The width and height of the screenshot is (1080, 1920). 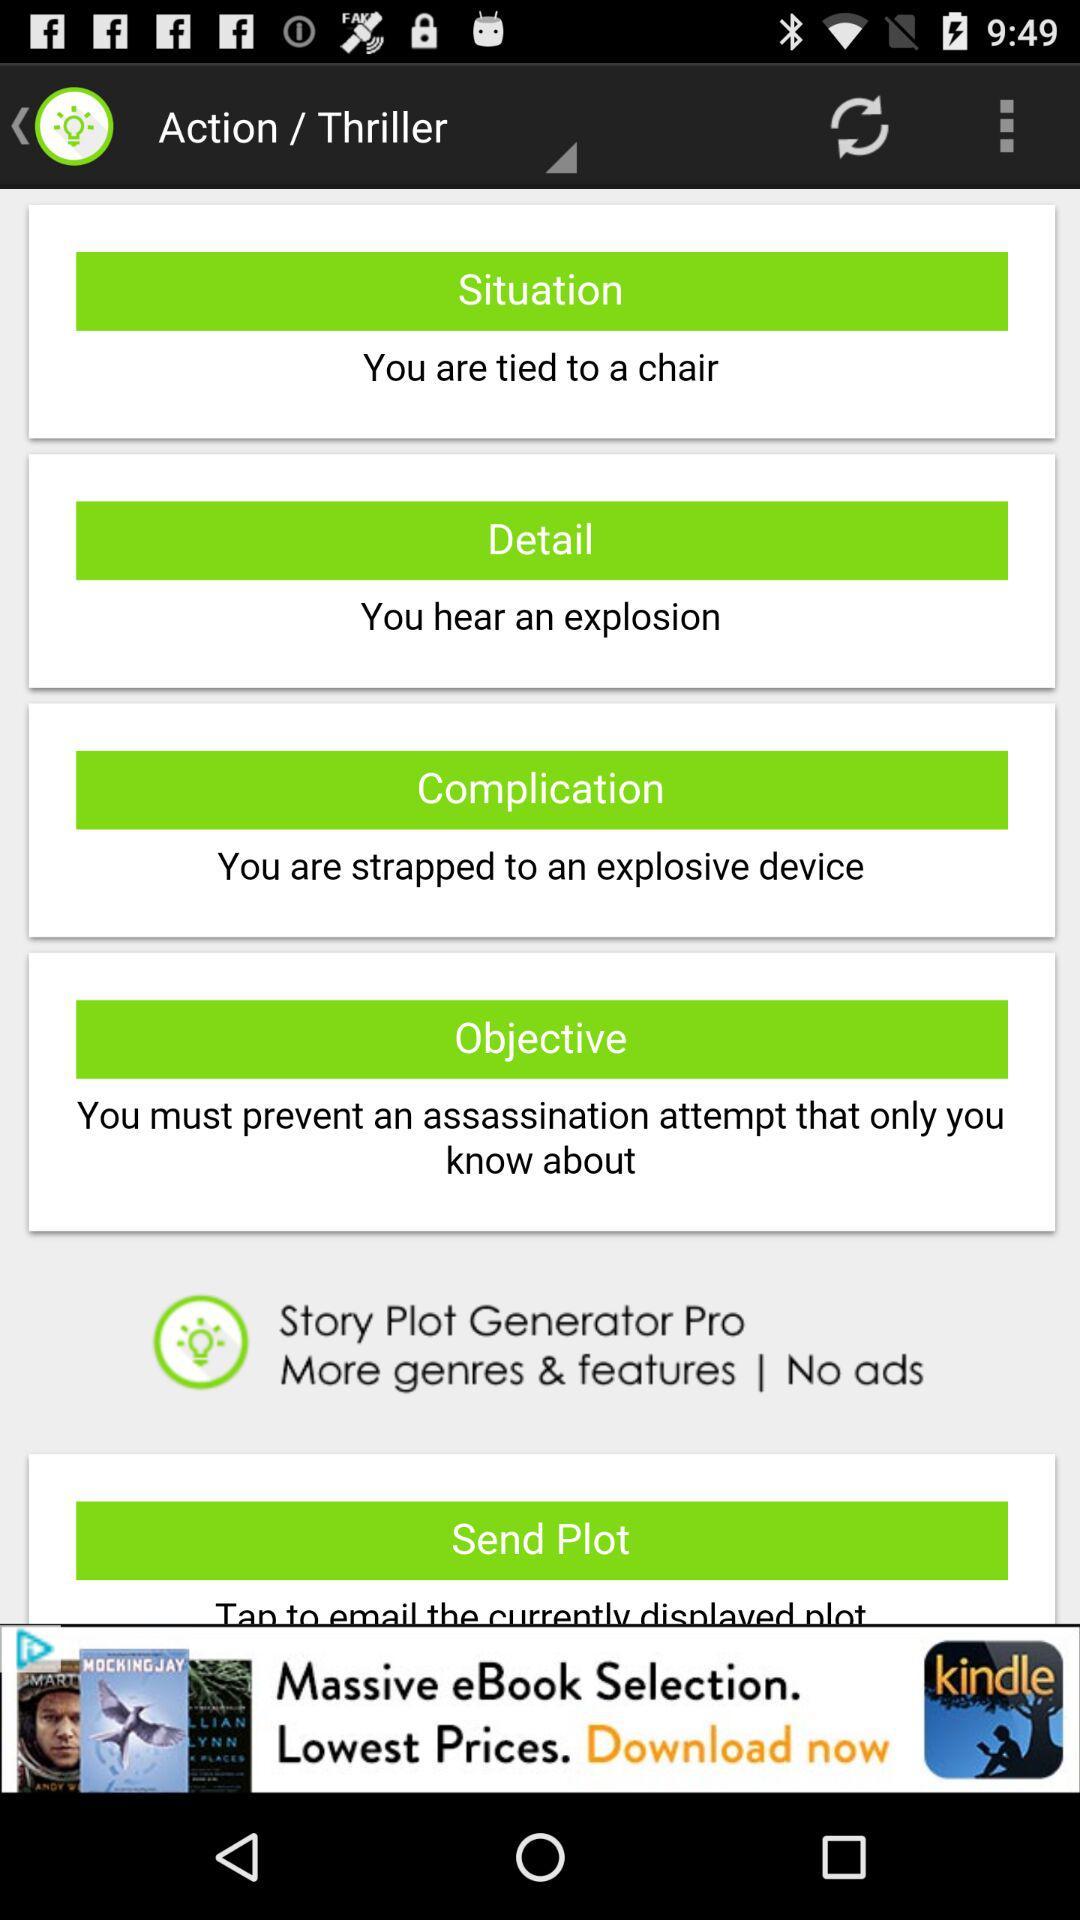 I want to click on description, so click(x=540, y=905).